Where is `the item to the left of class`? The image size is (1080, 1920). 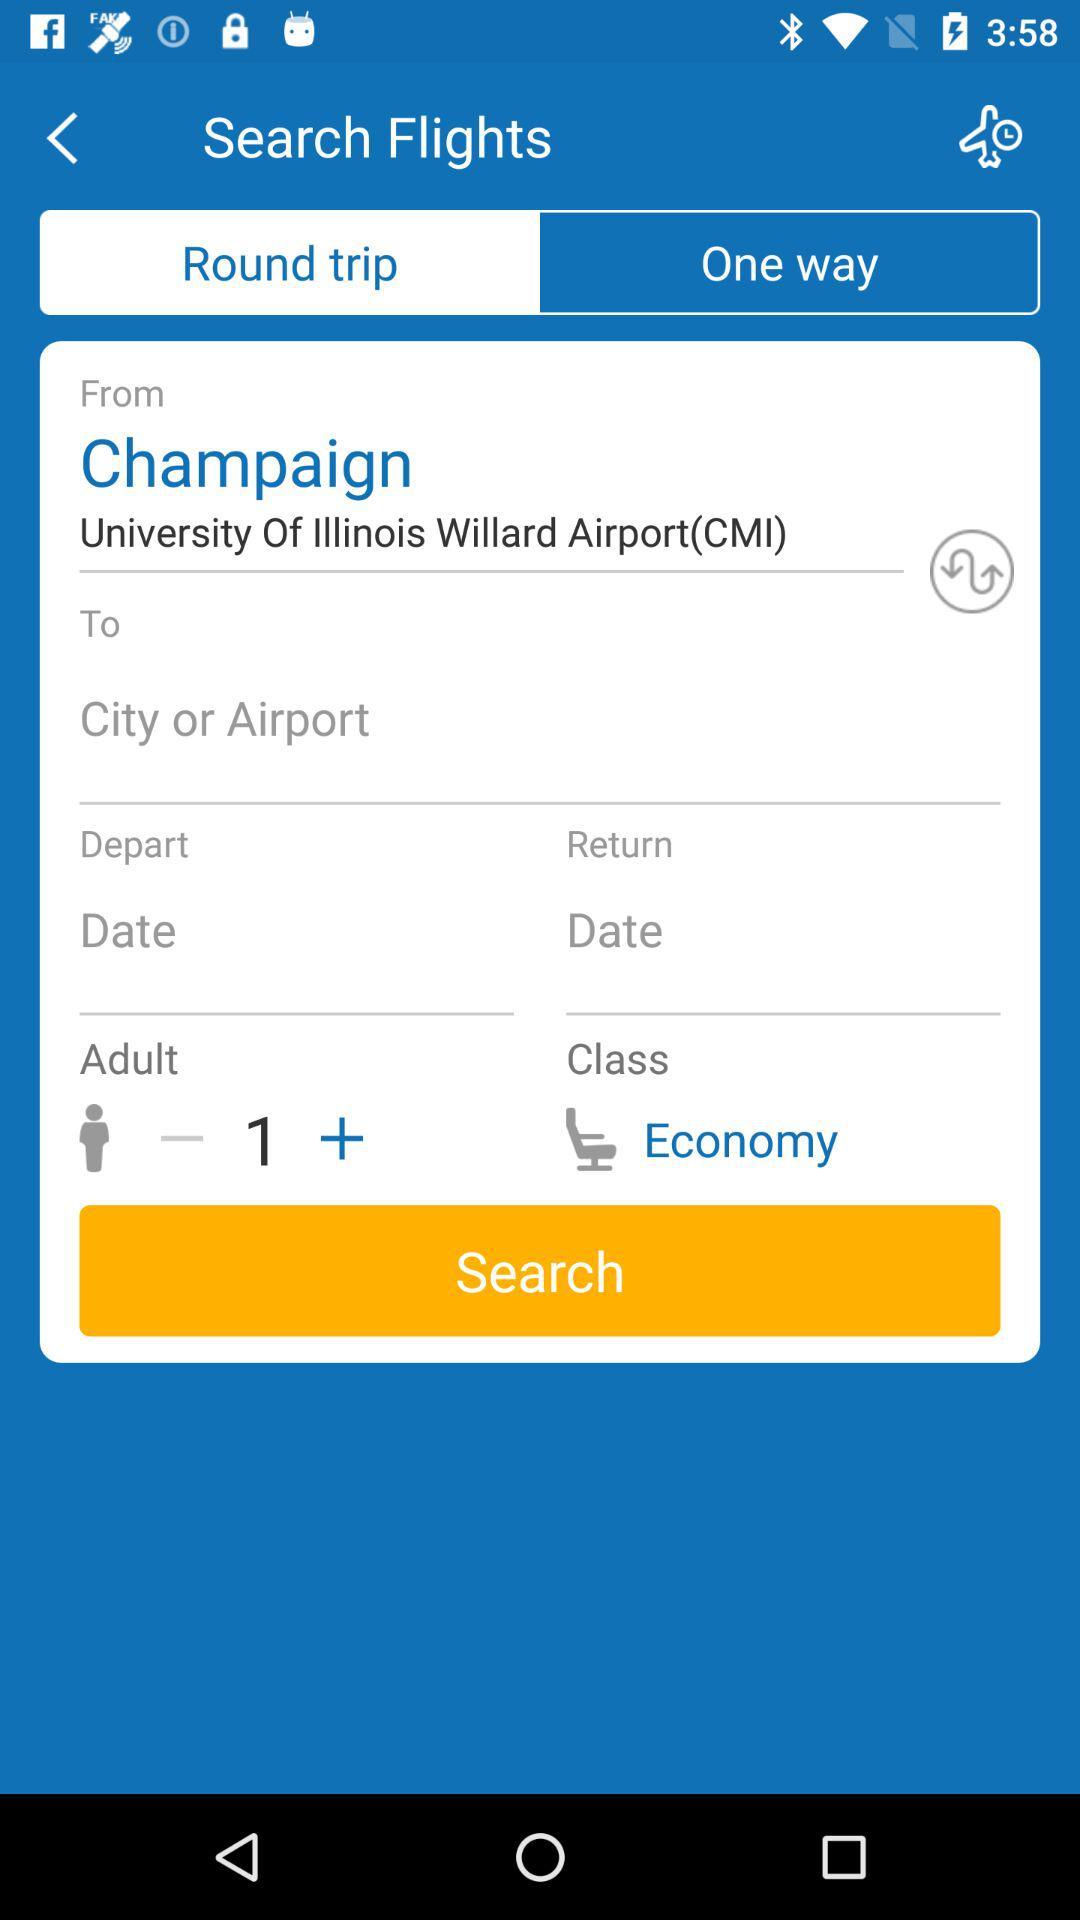 the item to the left of class is located at coordinates (334, 1138).